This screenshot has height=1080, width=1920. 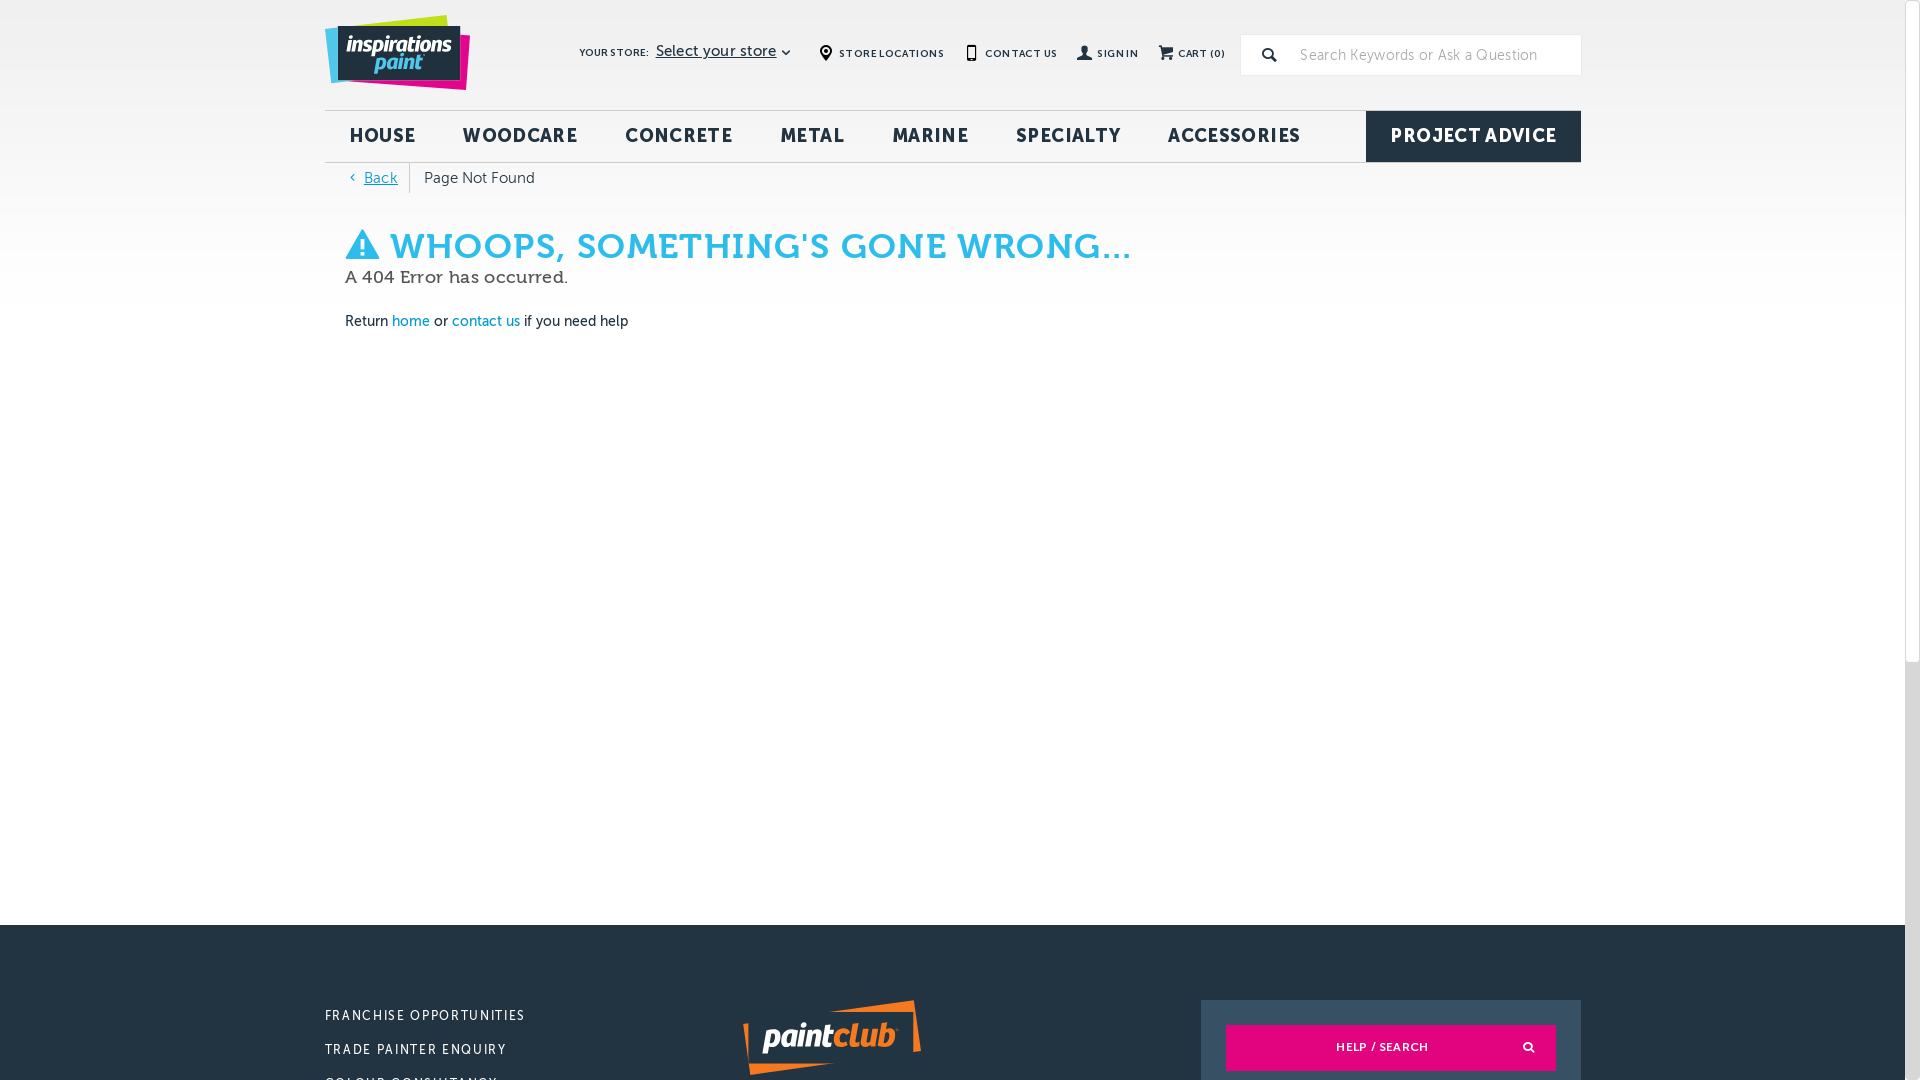 I want to click on 'CART (0)', so click(x=1147, y=54).